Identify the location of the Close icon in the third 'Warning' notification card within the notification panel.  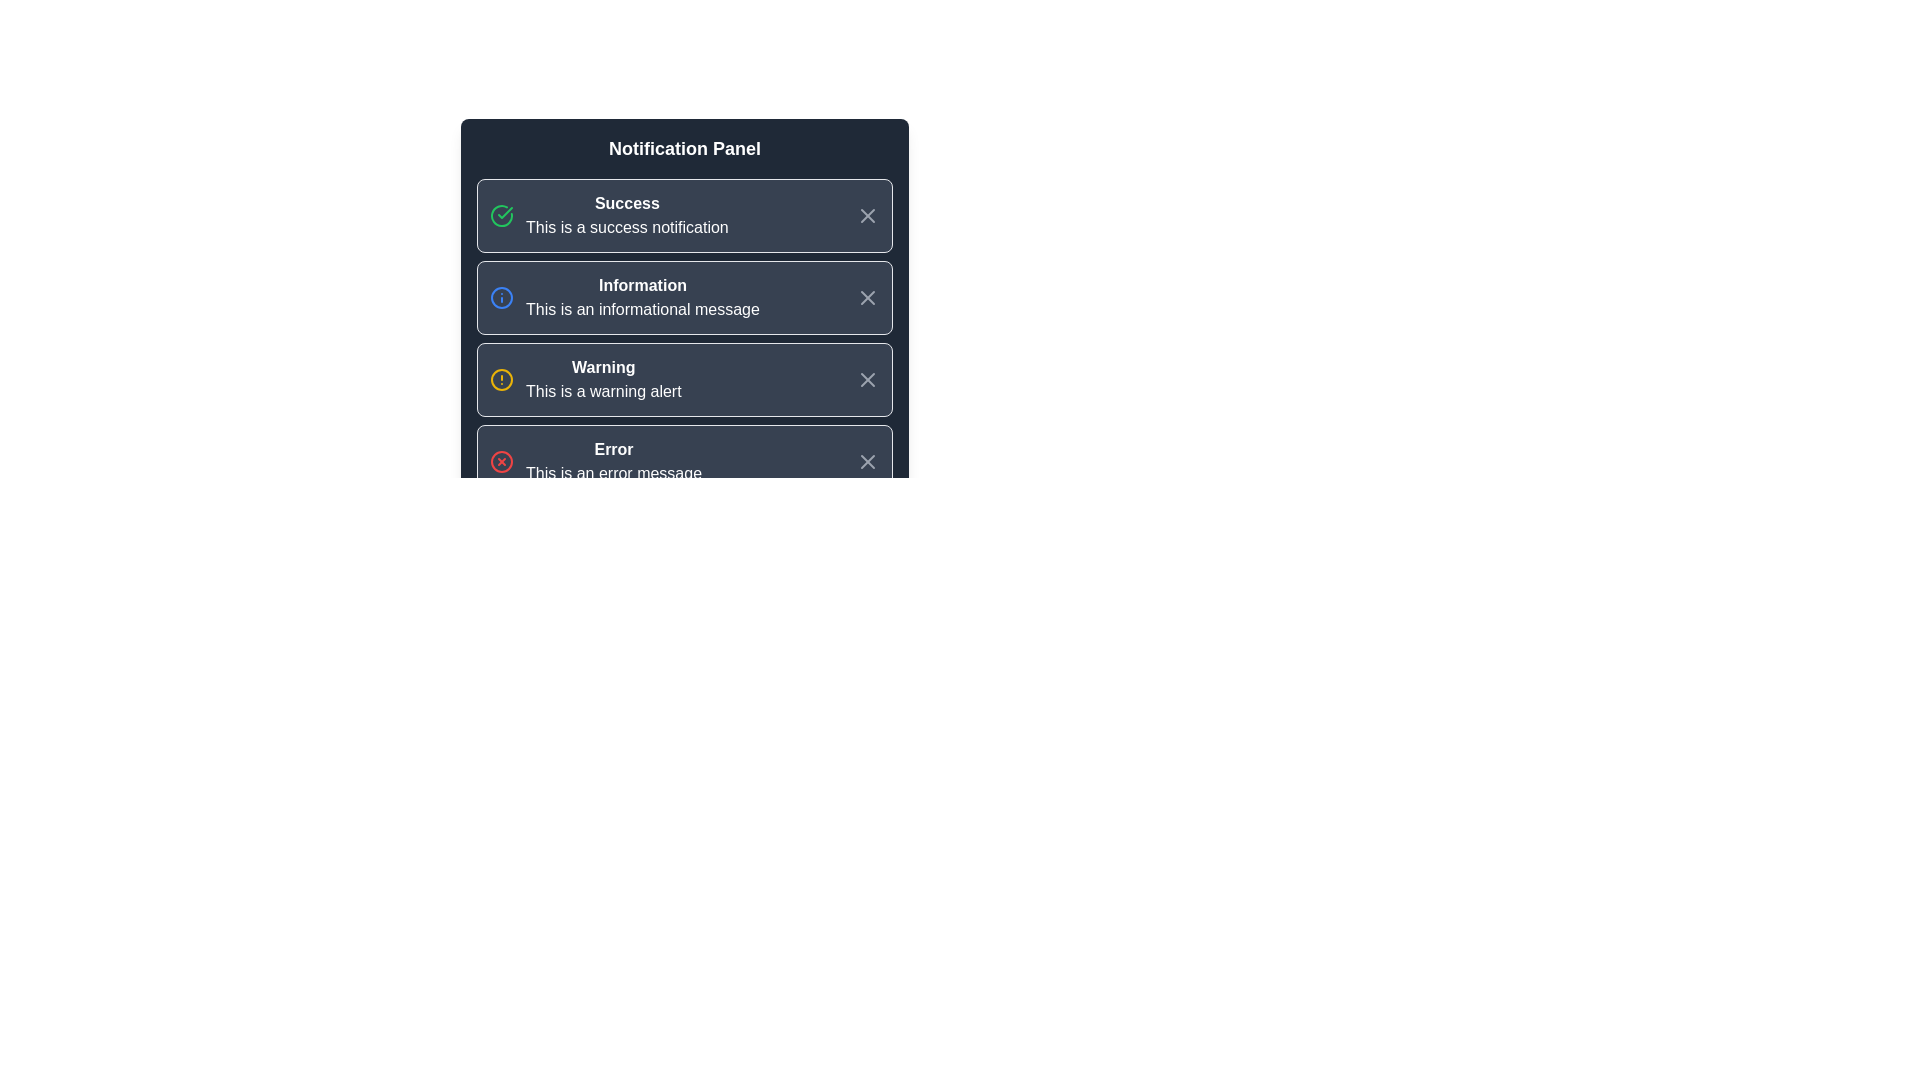
(868, 380).